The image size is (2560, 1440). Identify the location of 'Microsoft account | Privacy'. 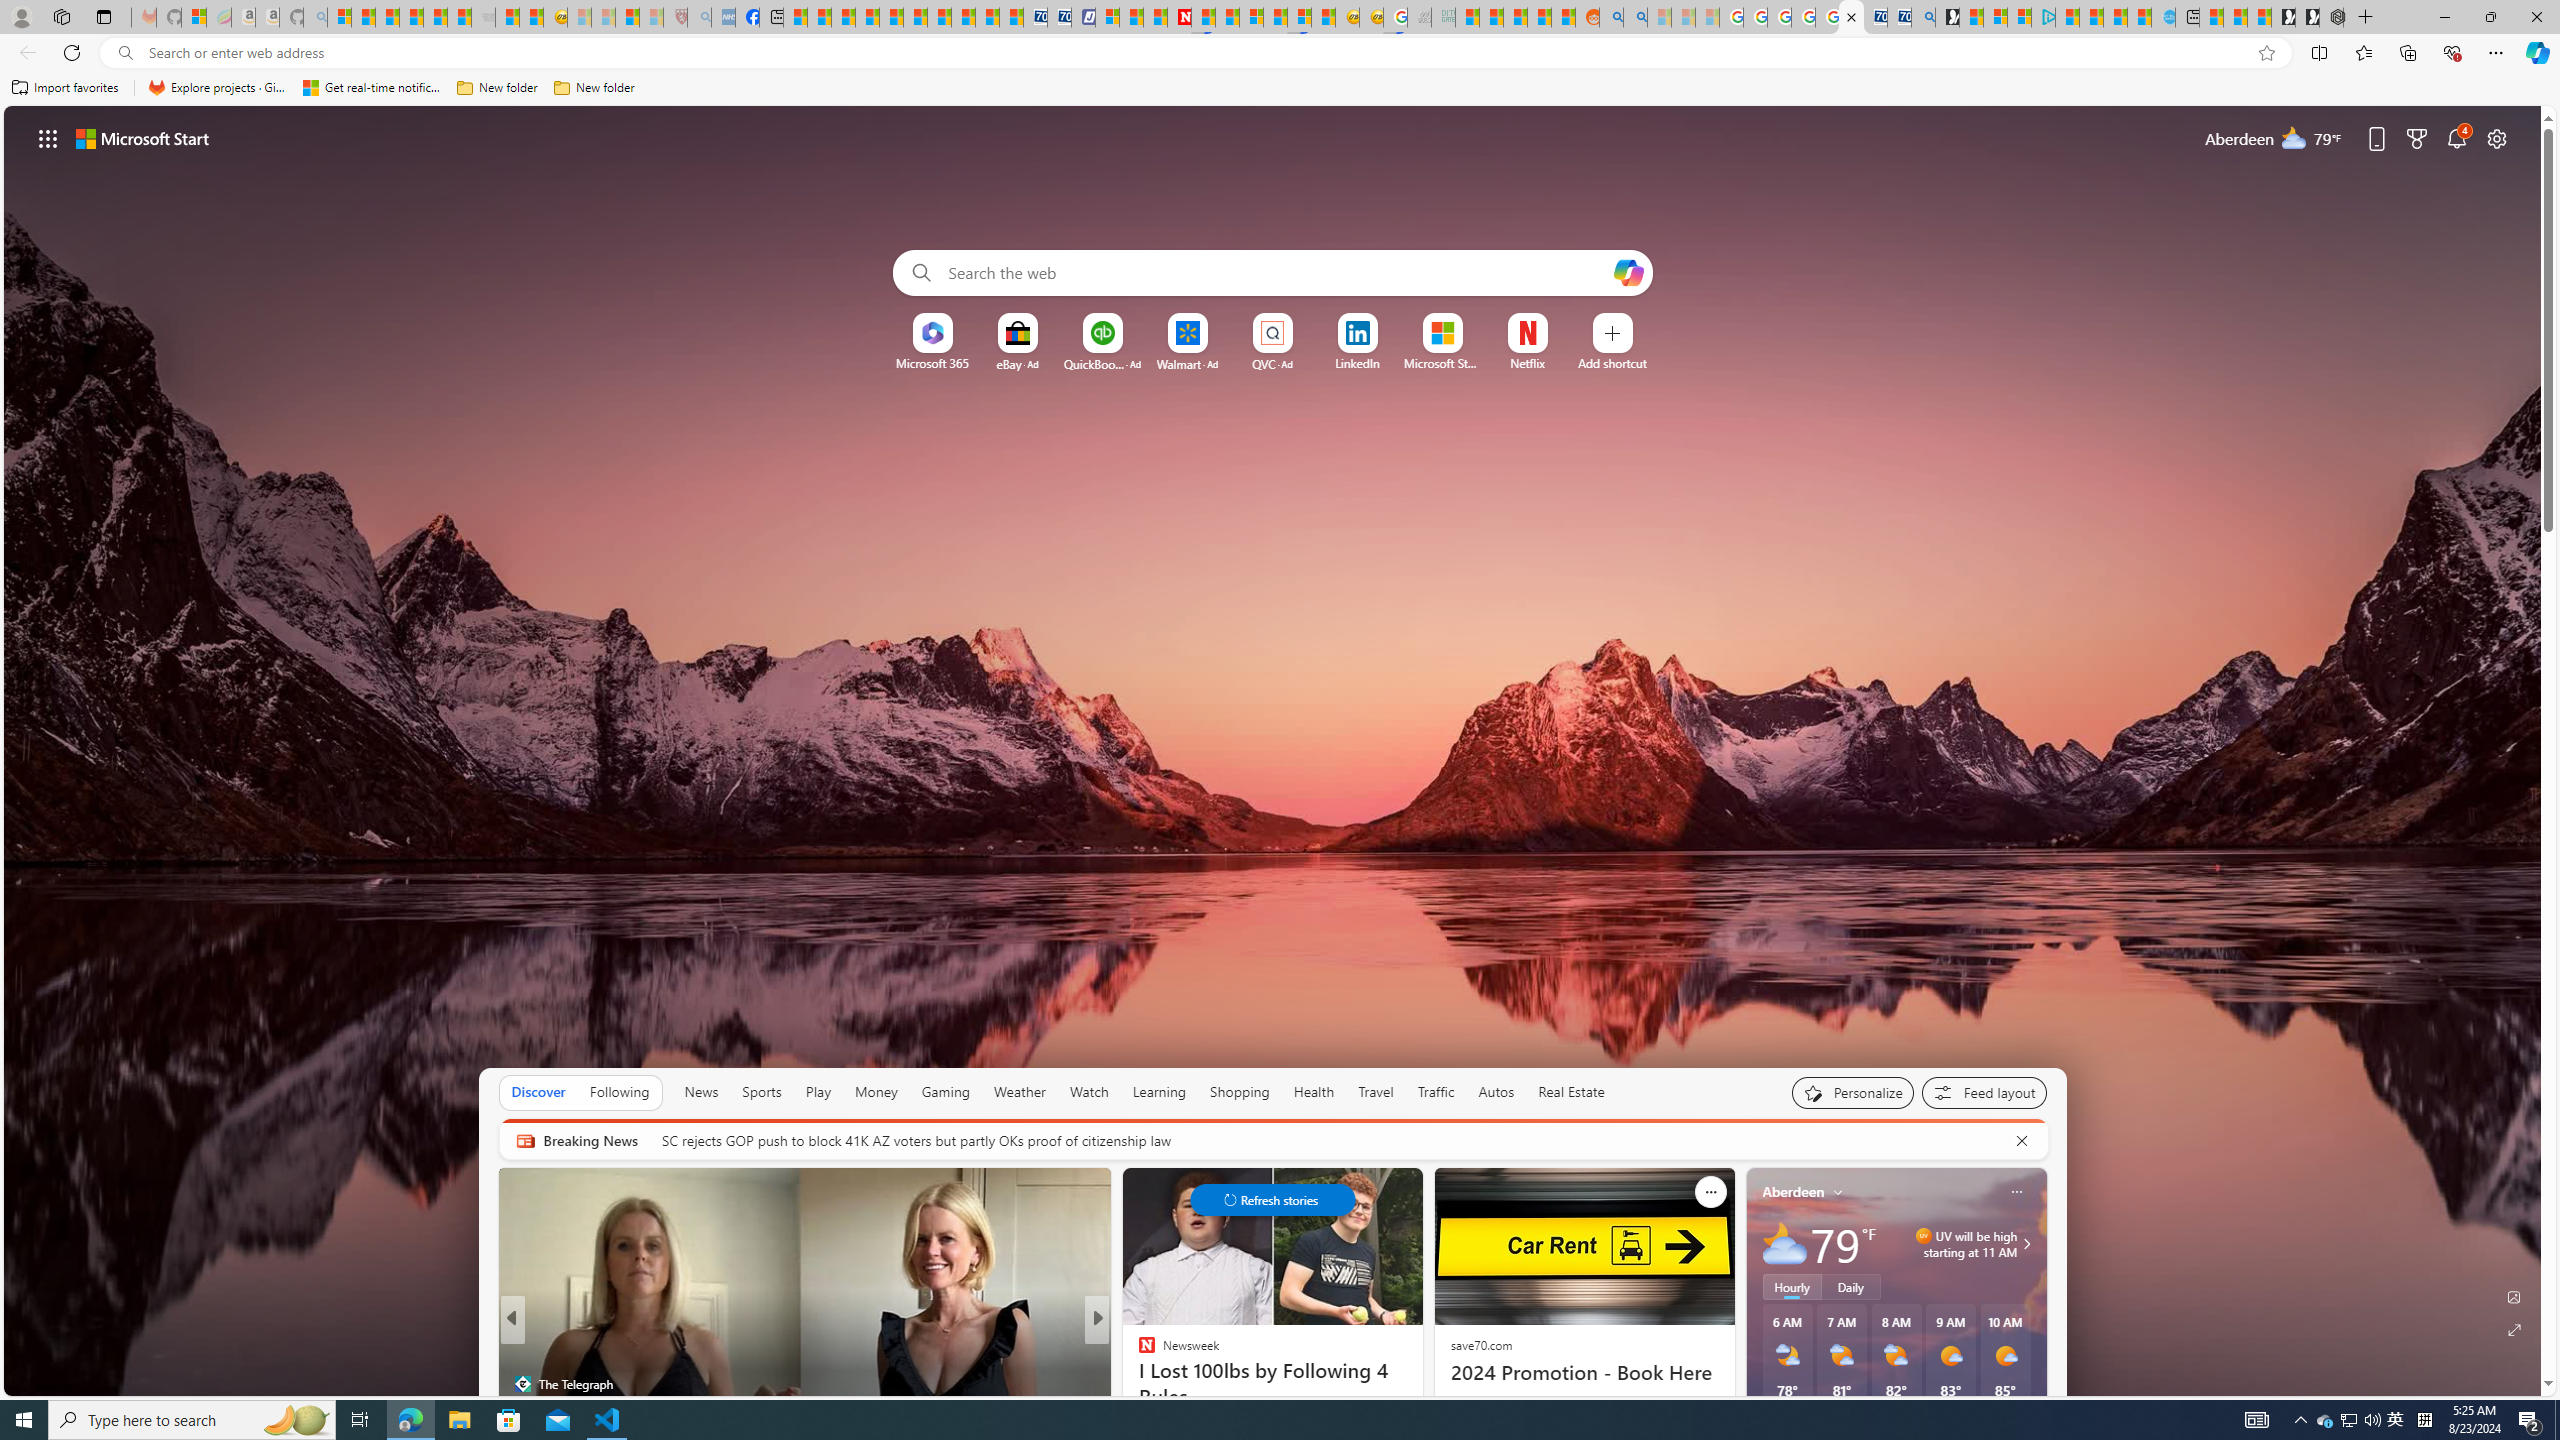
(2018, 16).